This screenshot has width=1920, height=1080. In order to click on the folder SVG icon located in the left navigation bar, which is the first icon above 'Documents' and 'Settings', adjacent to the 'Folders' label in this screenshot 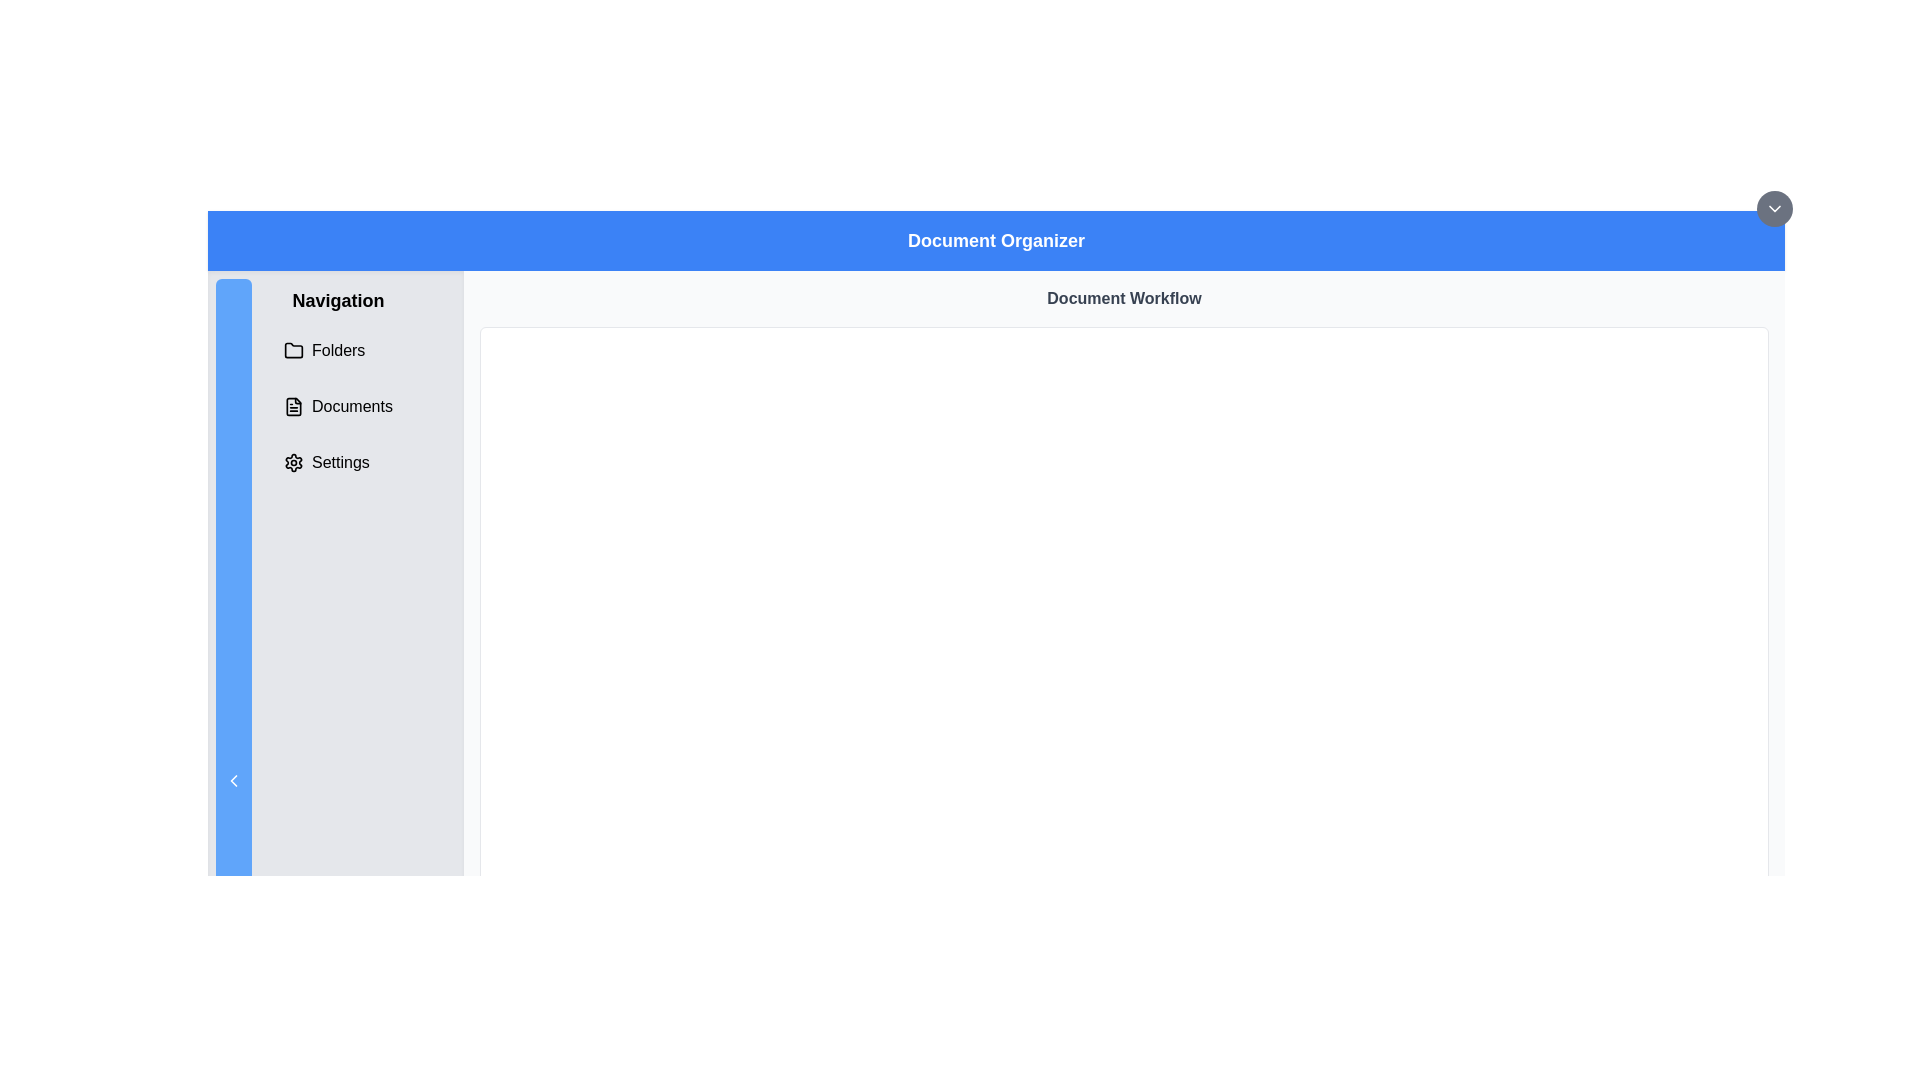, I will do `click(292, 349)`.